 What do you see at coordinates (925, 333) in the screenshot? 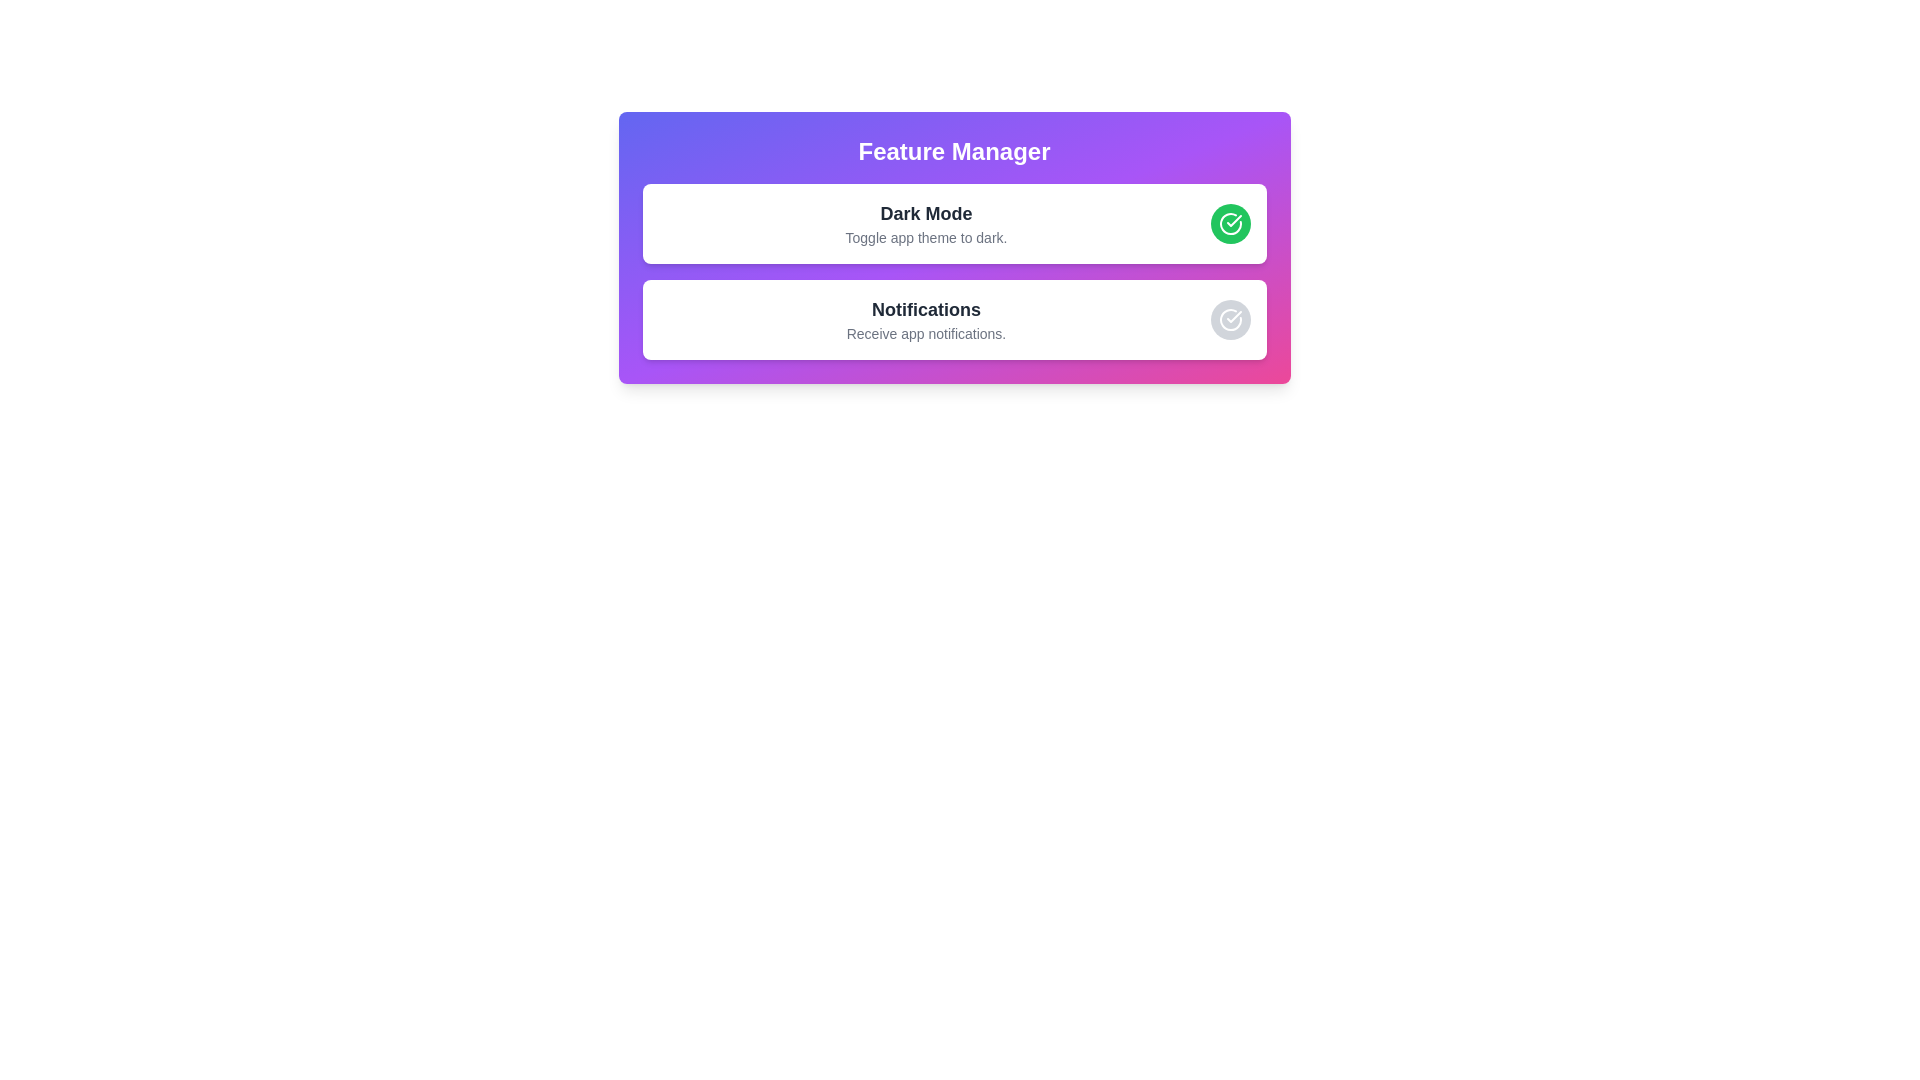
I see `the Text Label that provides a description for the 'Notifications' feature, located directly below the bolded title 'Notifications' in the second section of the interface` at bounding box center [925, 333].